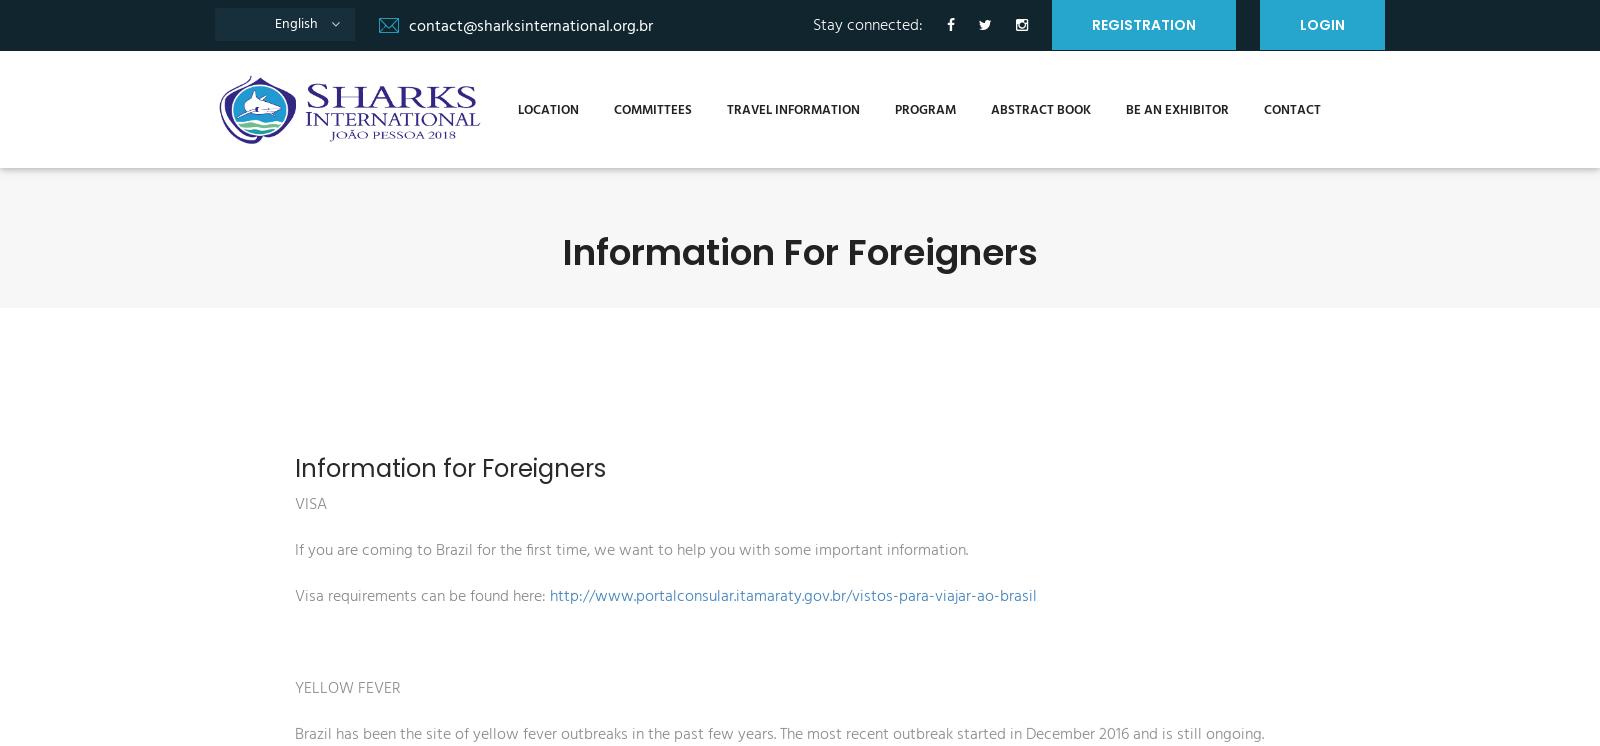  What do you see at coordinates (295, 670) in the screenshot?
I see `'YELLOW FEVER'` at bounding box center [295, 670].